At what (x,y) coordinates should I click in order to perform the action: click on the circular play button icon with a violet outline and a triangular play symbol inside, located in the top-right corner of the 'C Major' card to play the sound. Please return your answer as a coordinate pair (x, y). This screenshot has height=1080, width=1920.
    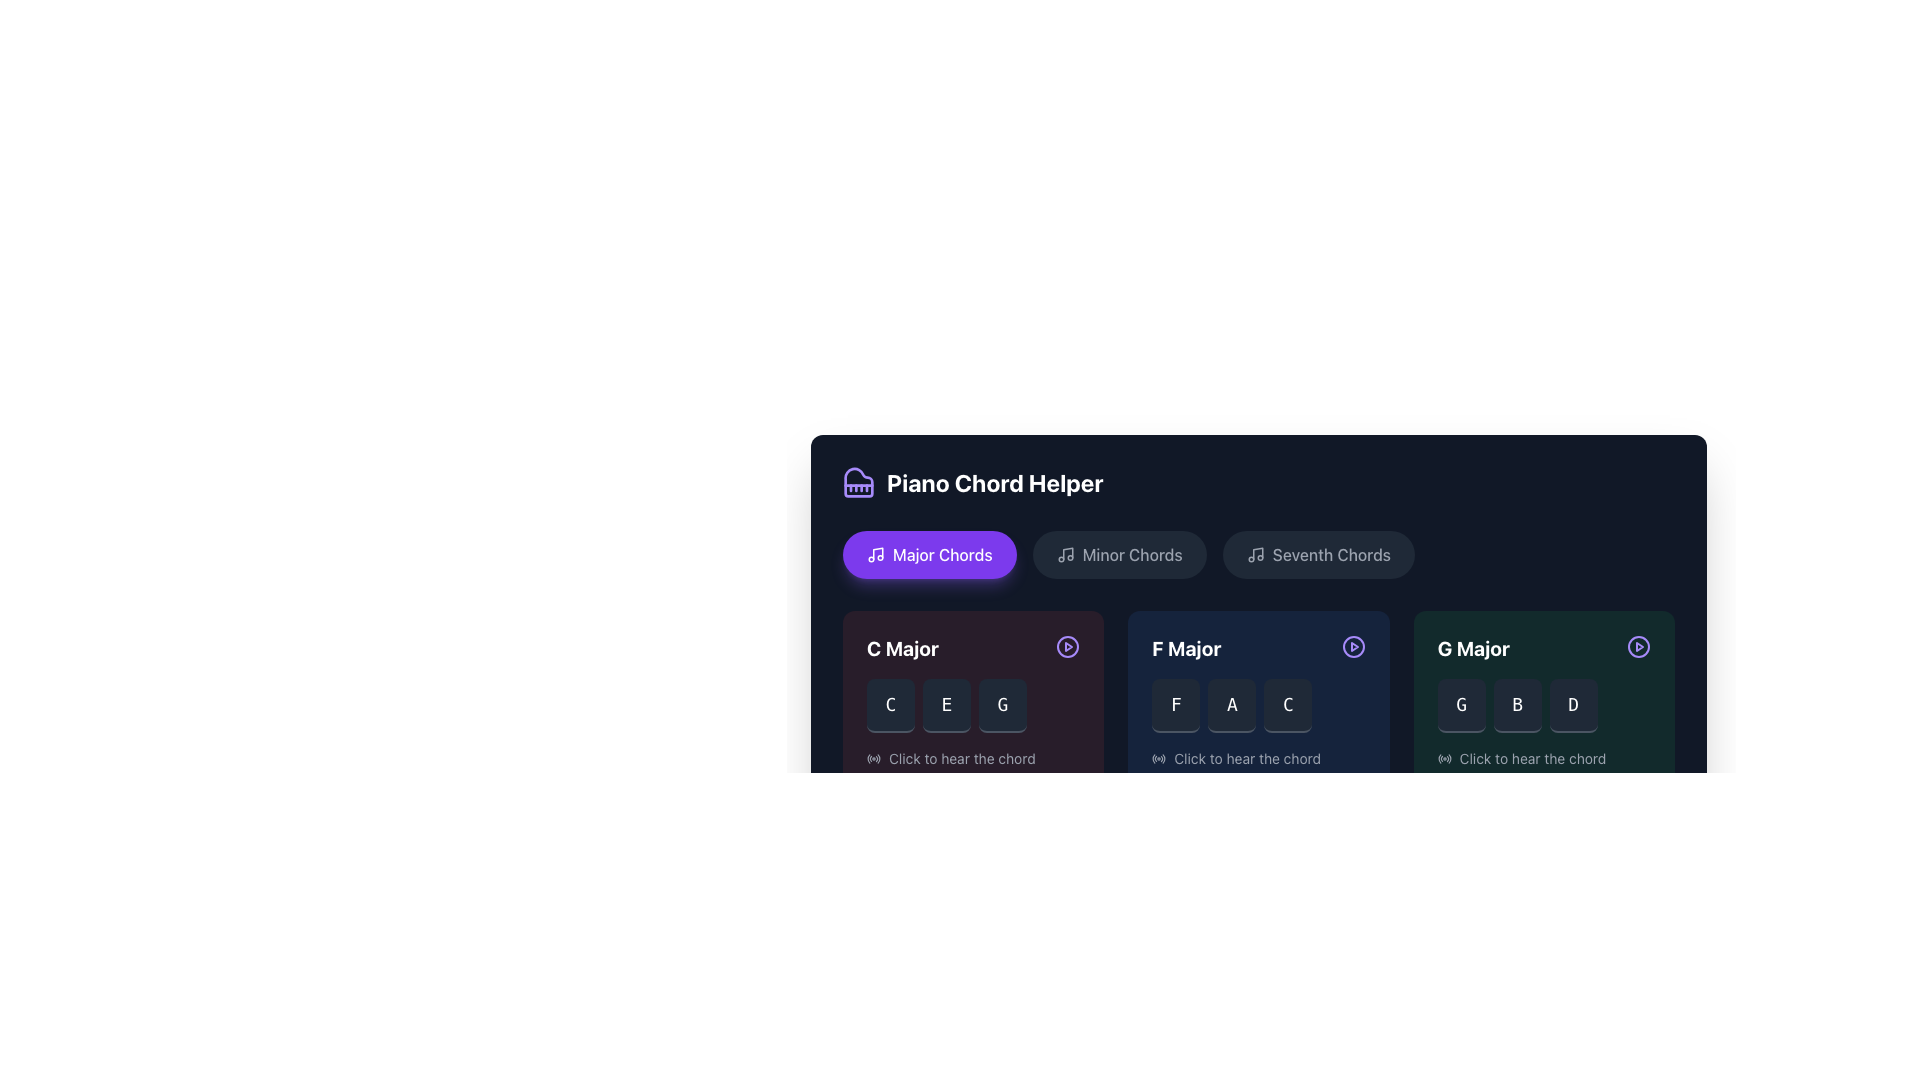
    Looking at the image, I should click on (1067, 647).